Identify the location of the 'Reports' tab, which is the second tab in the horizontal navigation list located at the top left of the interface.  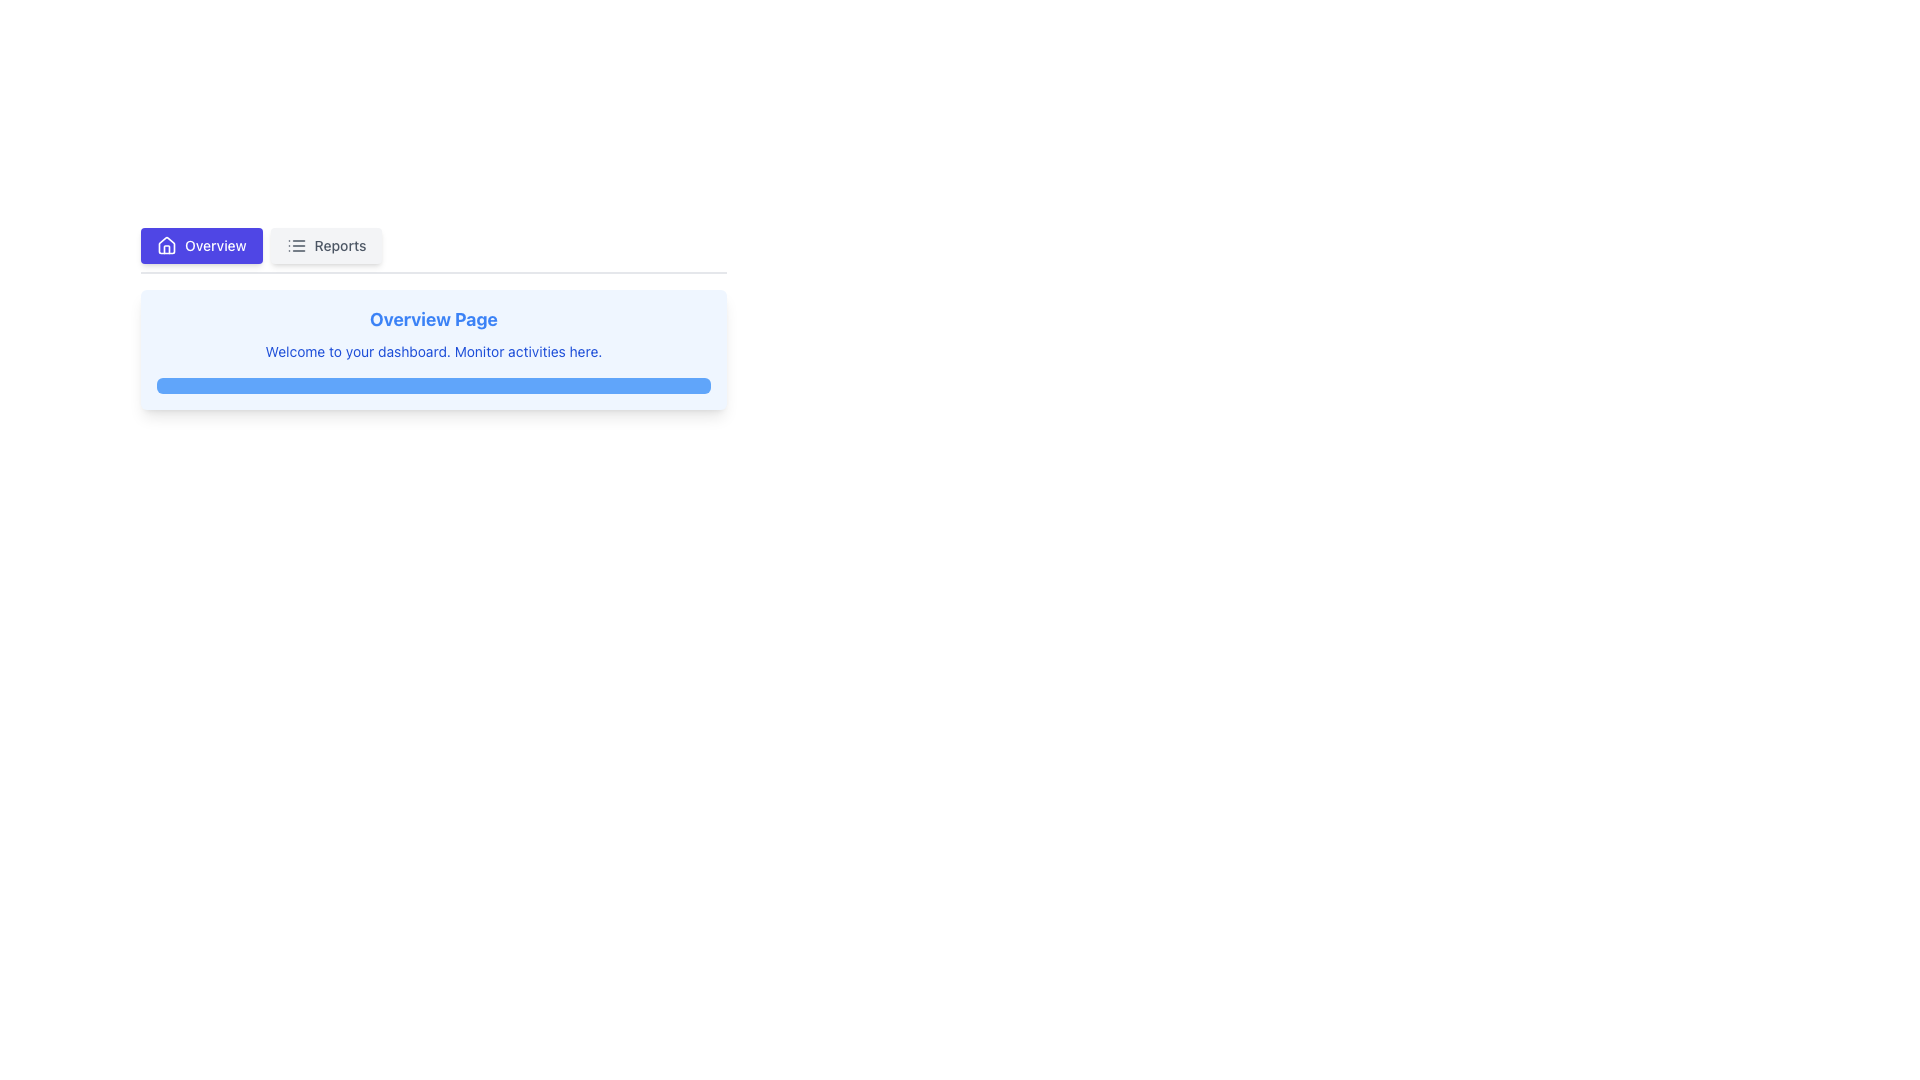
(326, 245).